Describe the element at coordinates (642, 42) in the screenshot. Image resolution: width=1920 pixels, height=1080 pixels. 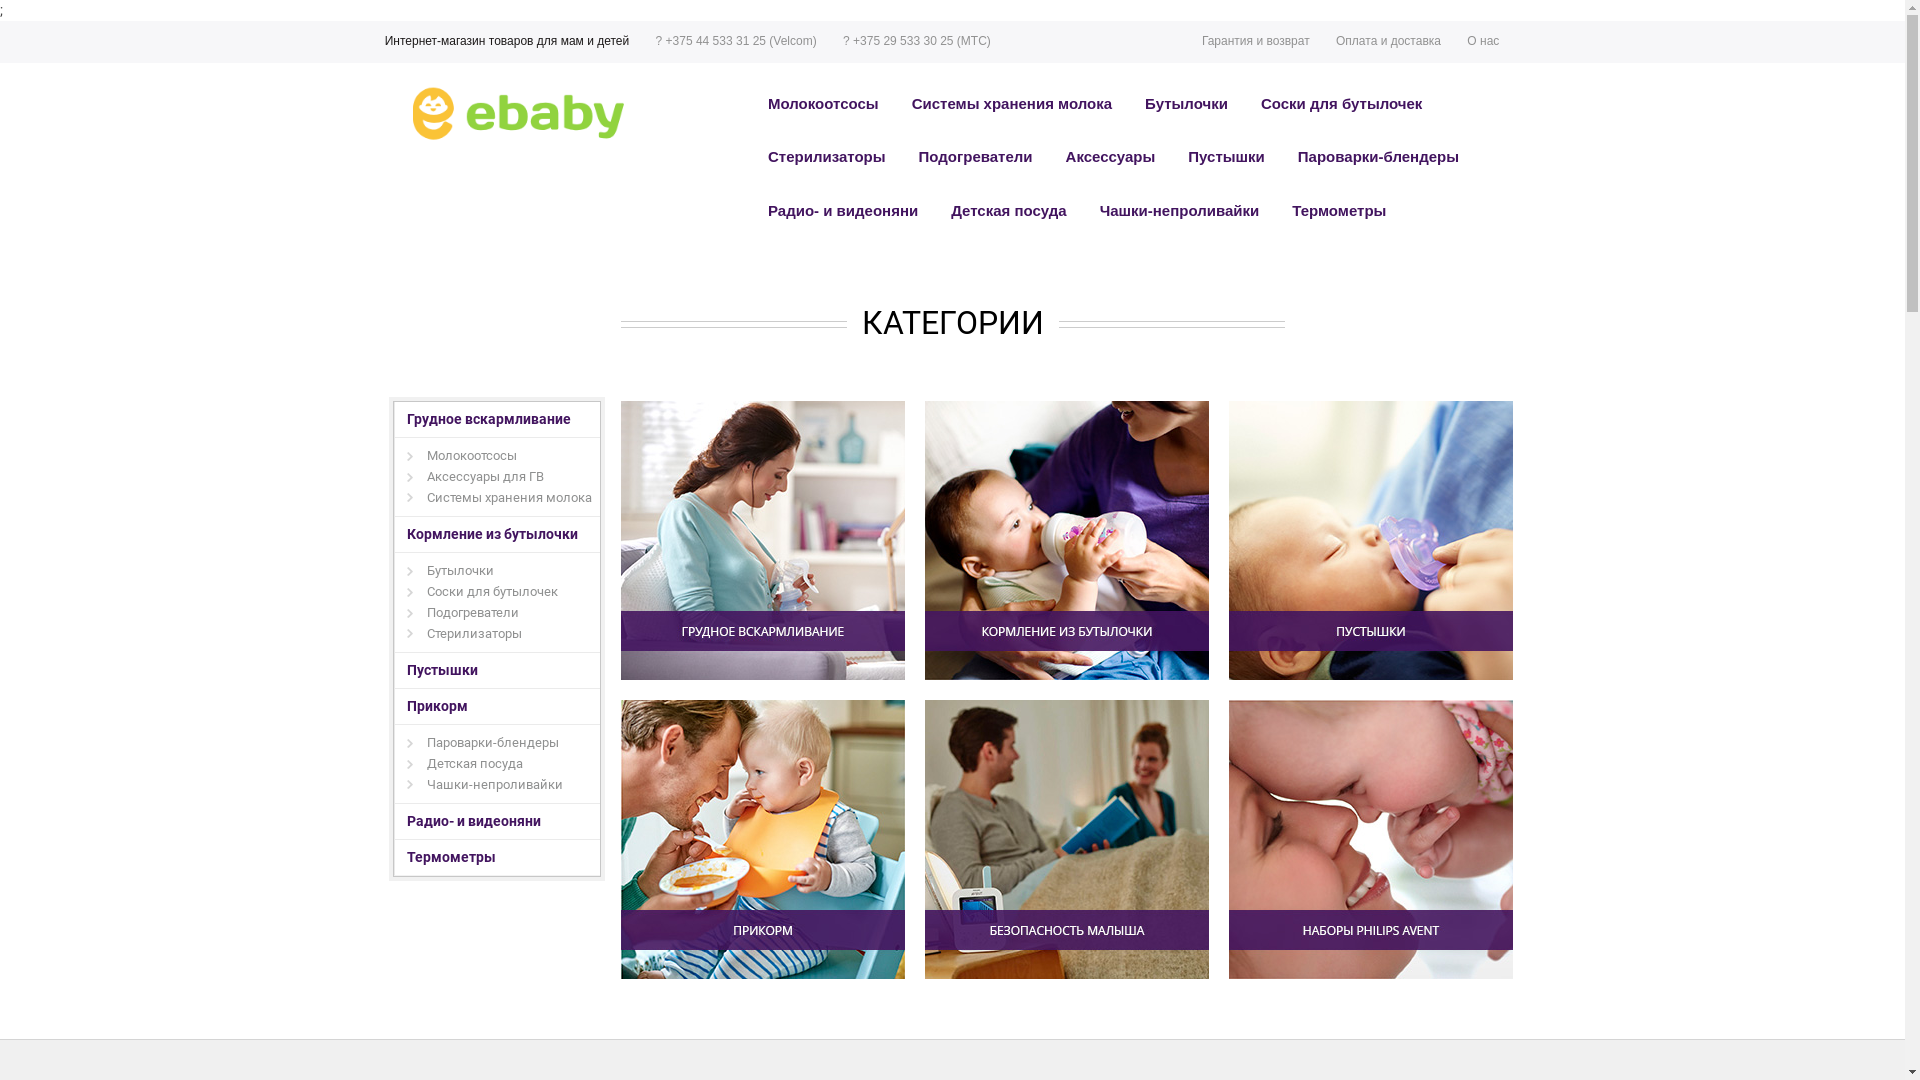
I see `'? +375 44 533 31 25 (Velcom)'` at that location.